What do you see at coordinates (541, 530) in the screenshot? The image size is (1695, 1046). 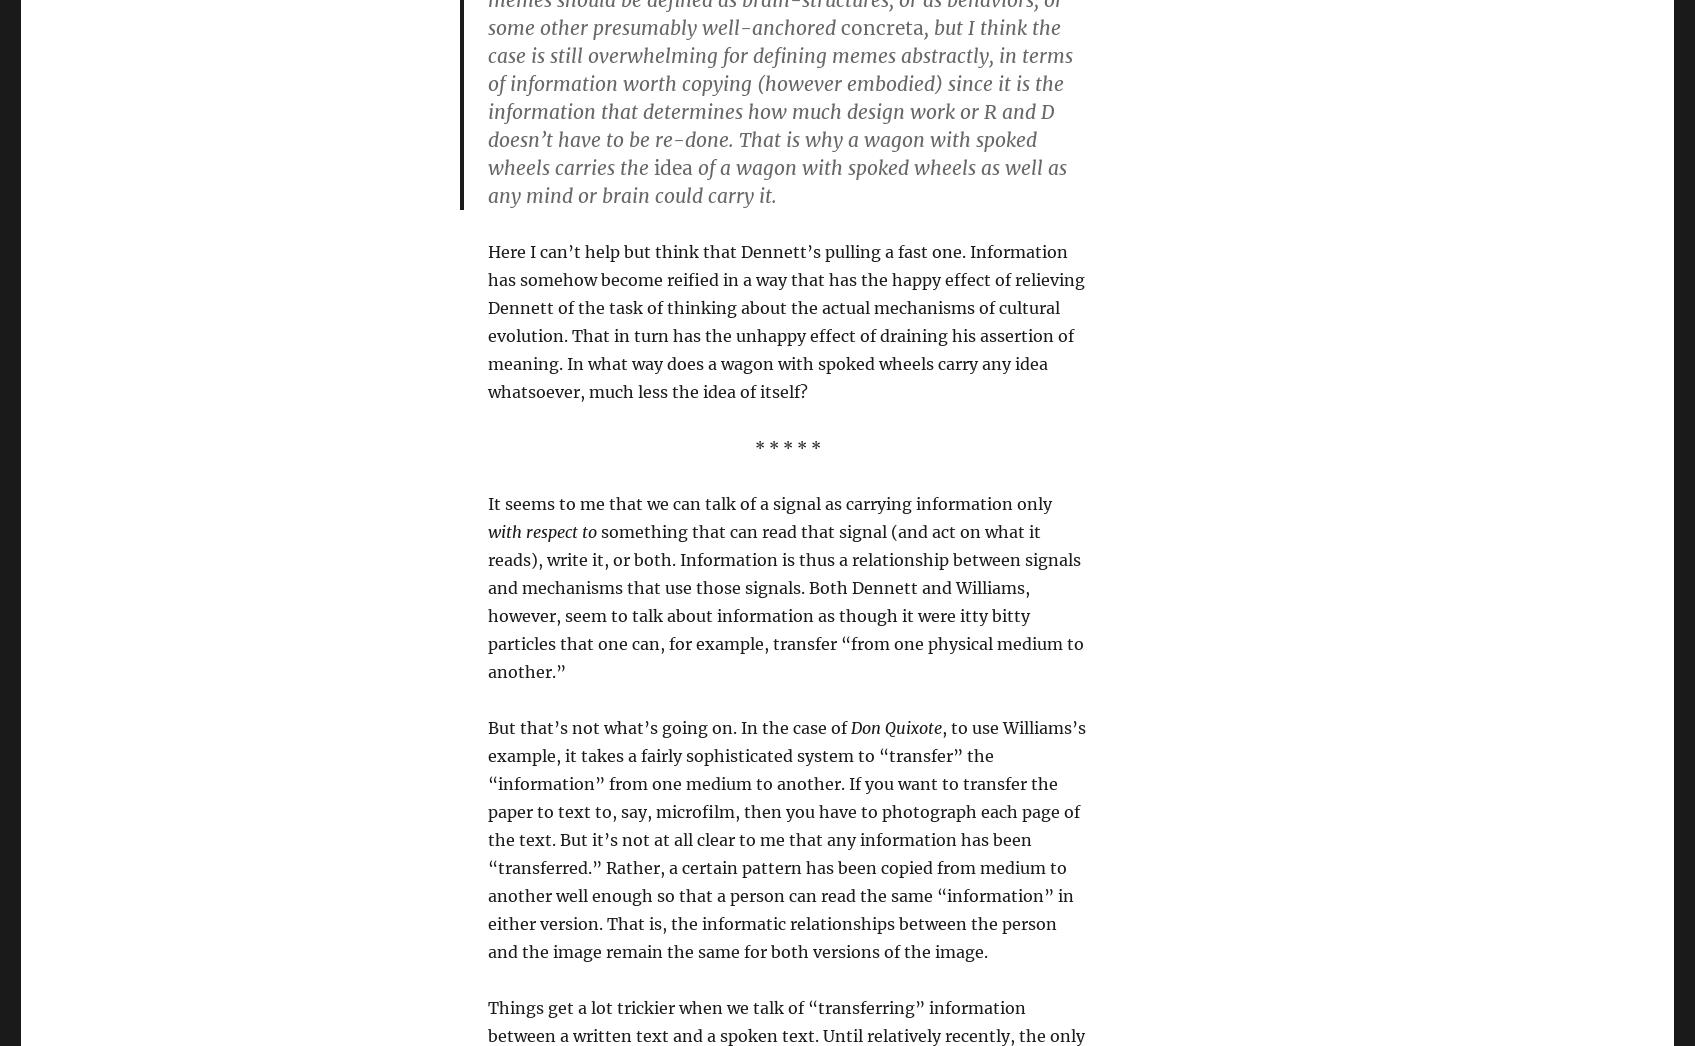 I see `'with respect to'` at bounding box center [541, 530].